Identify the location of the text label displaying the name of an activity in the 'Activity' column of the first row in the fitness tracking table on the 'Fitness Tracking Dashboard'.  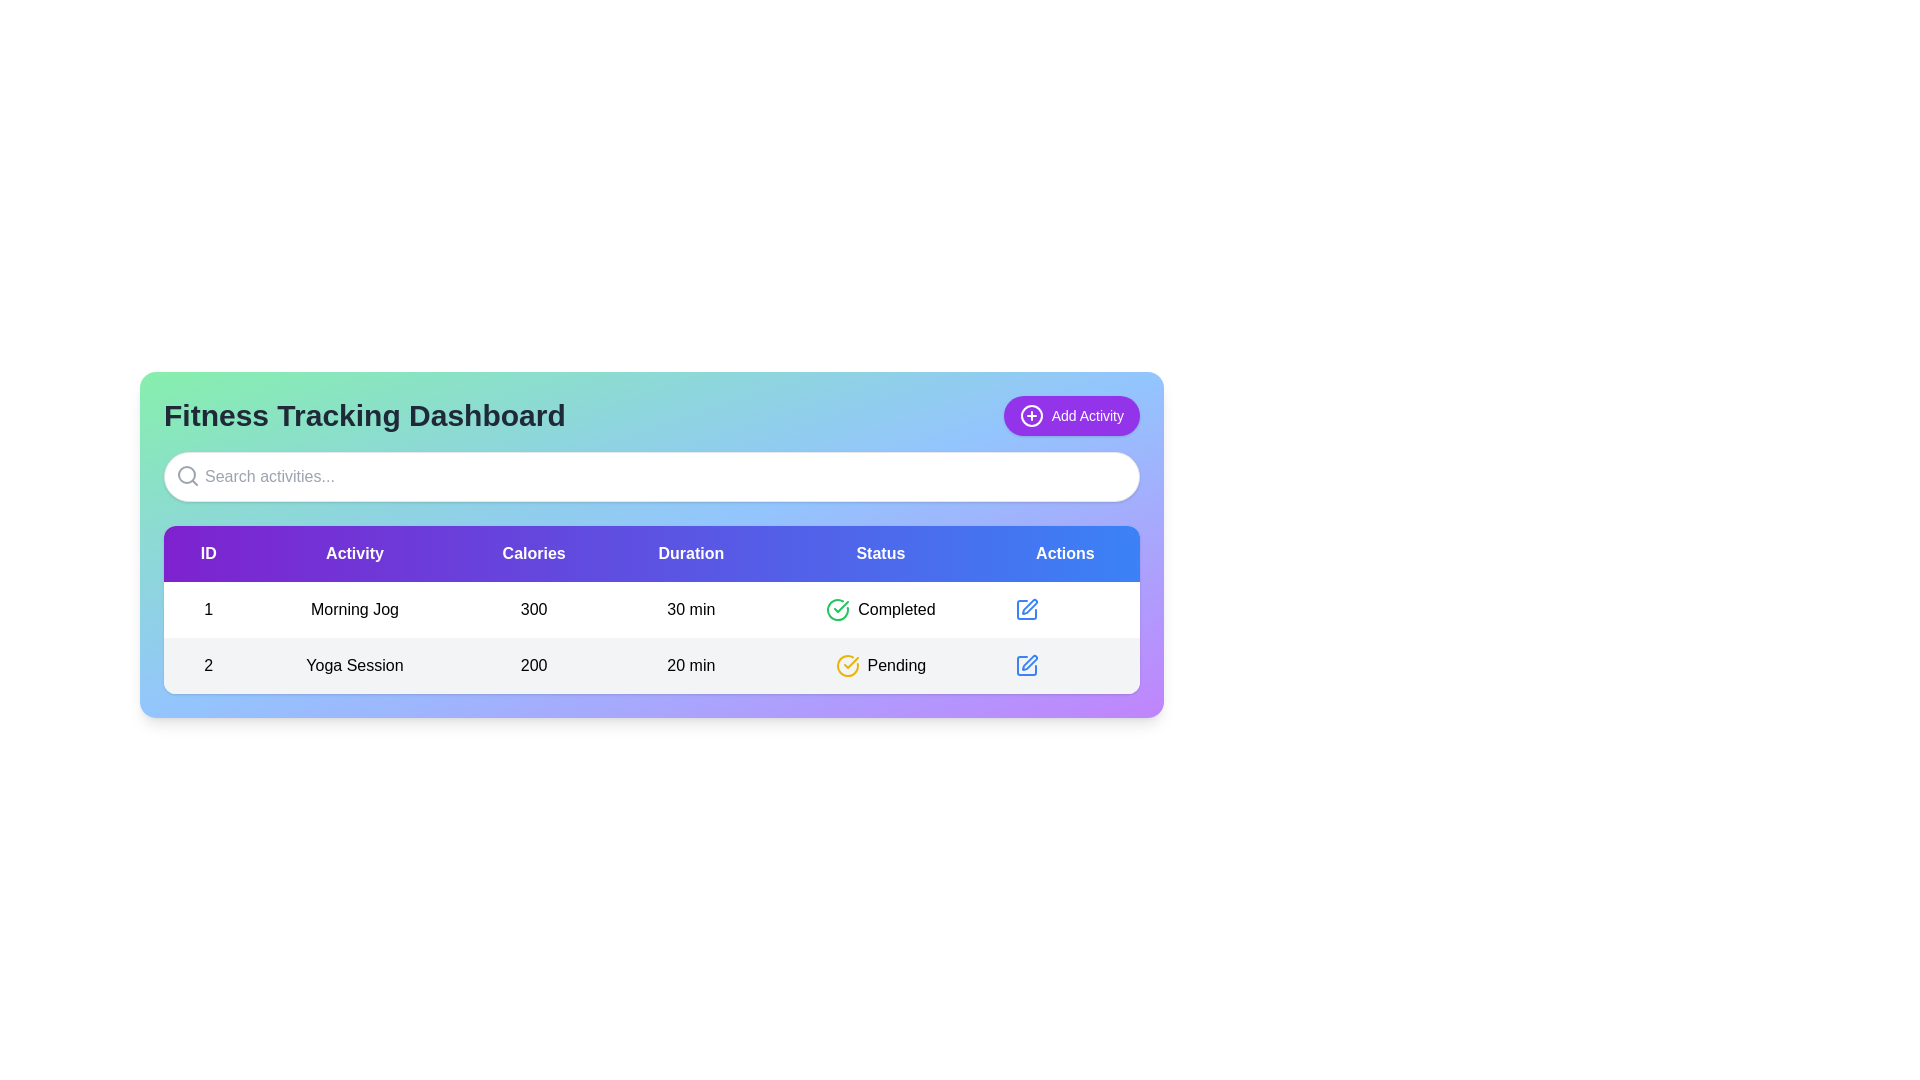
(355, 608).